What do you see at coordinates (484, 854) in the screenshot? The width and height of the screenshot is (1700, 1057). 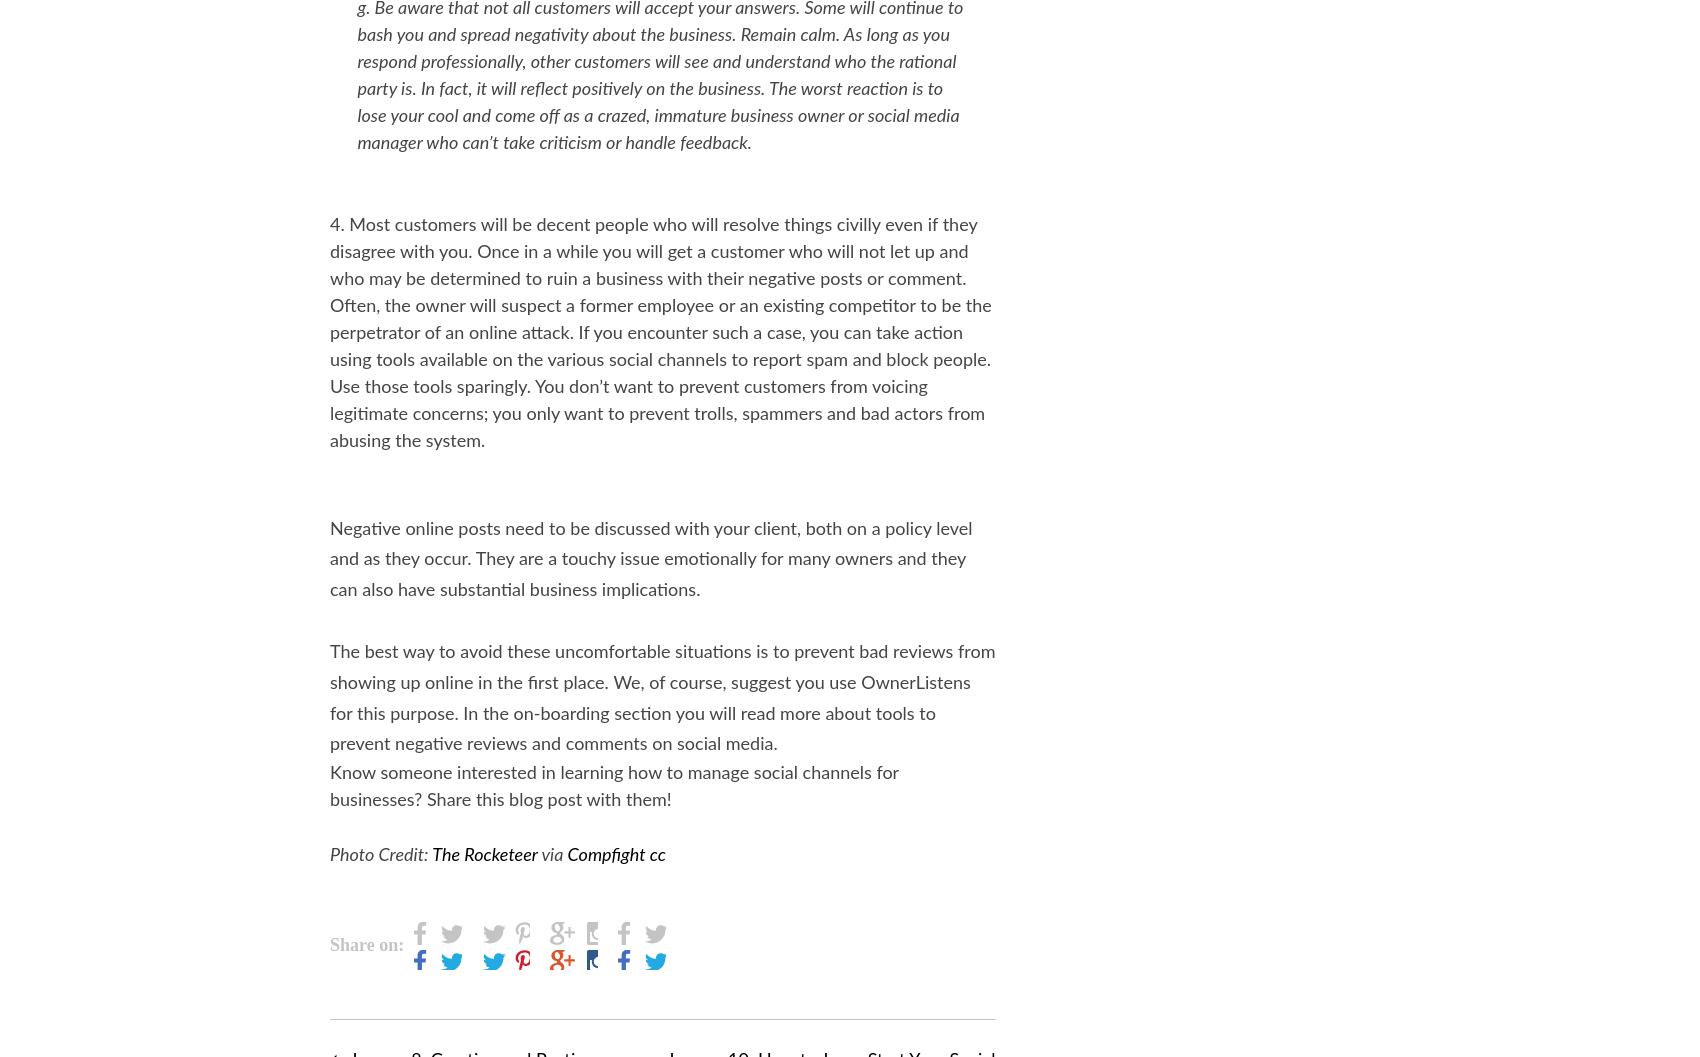 I see `'The Rocketeer'` at bounding box center [484, 854].